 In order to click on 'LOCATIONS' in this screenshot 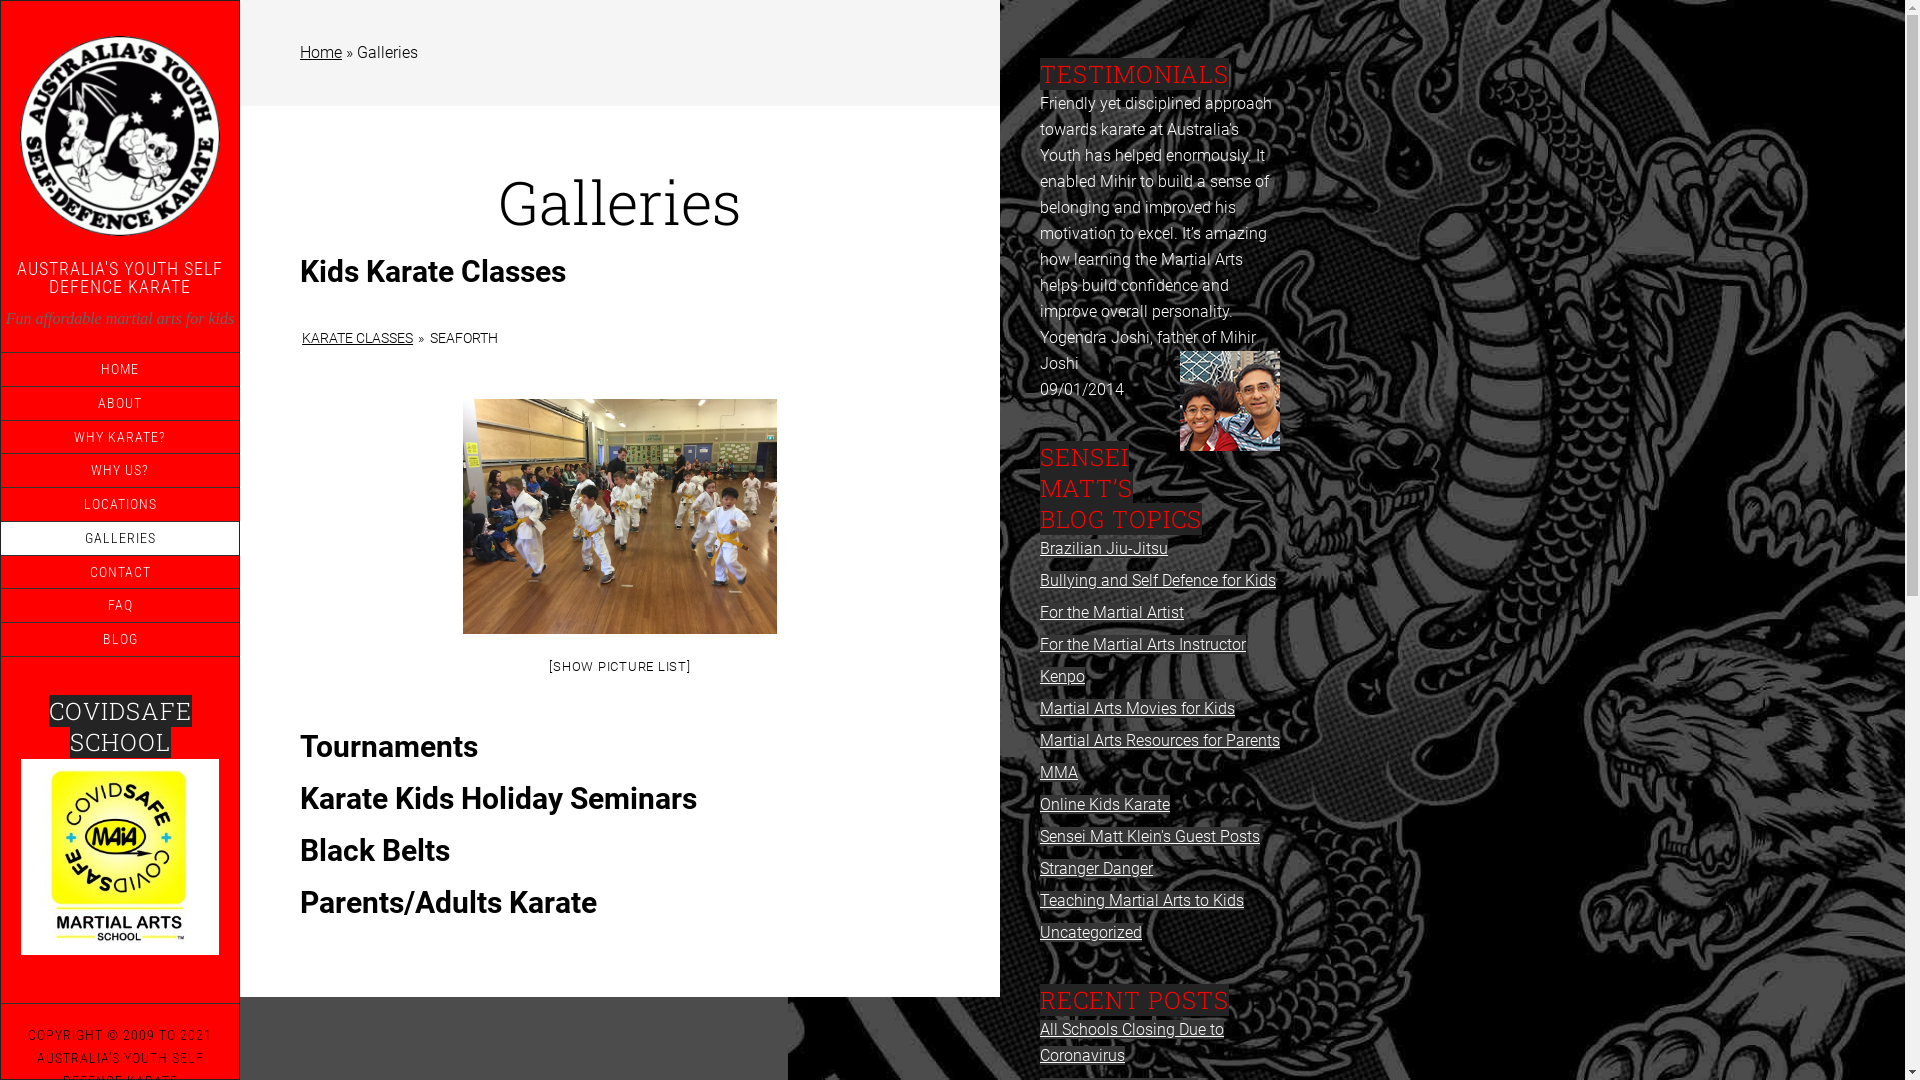, I will do `click(119, 503)`.